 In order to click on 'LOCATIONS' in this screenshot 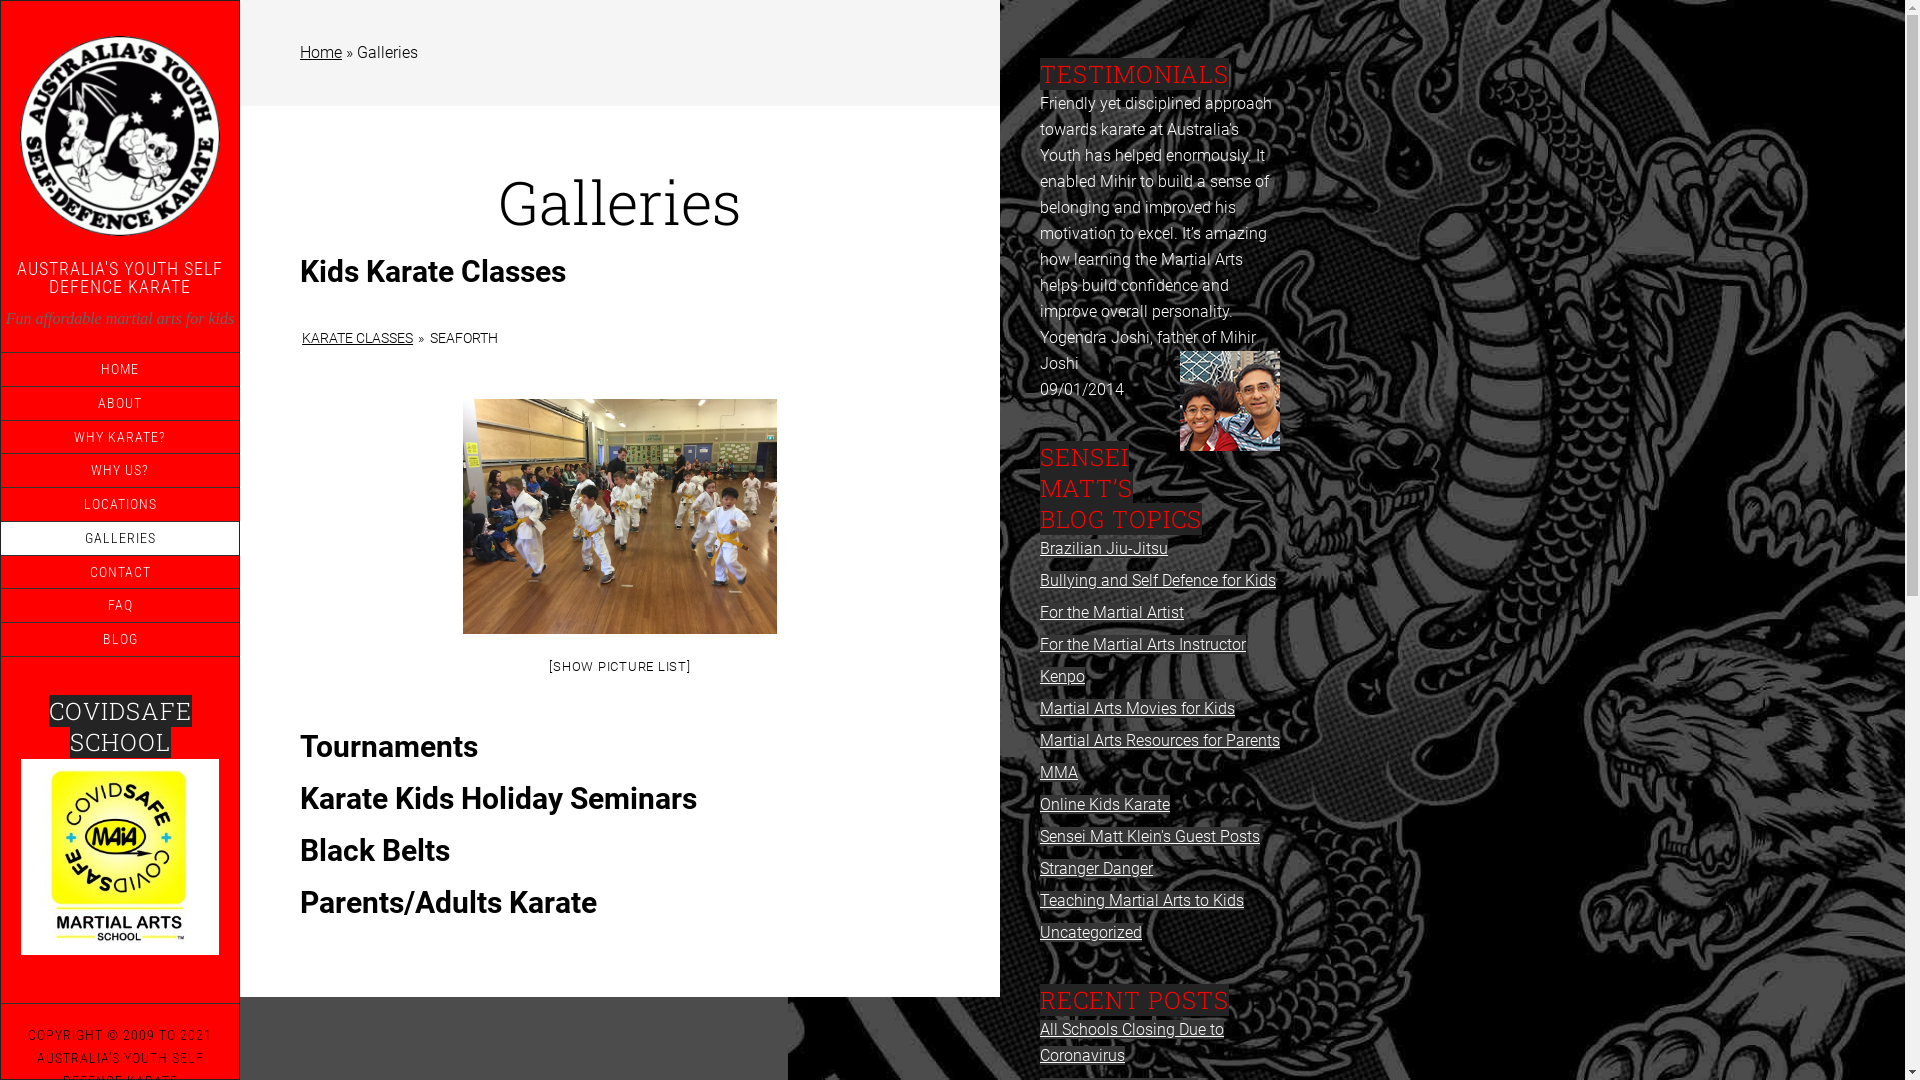, I will do `click(119, 503)`.